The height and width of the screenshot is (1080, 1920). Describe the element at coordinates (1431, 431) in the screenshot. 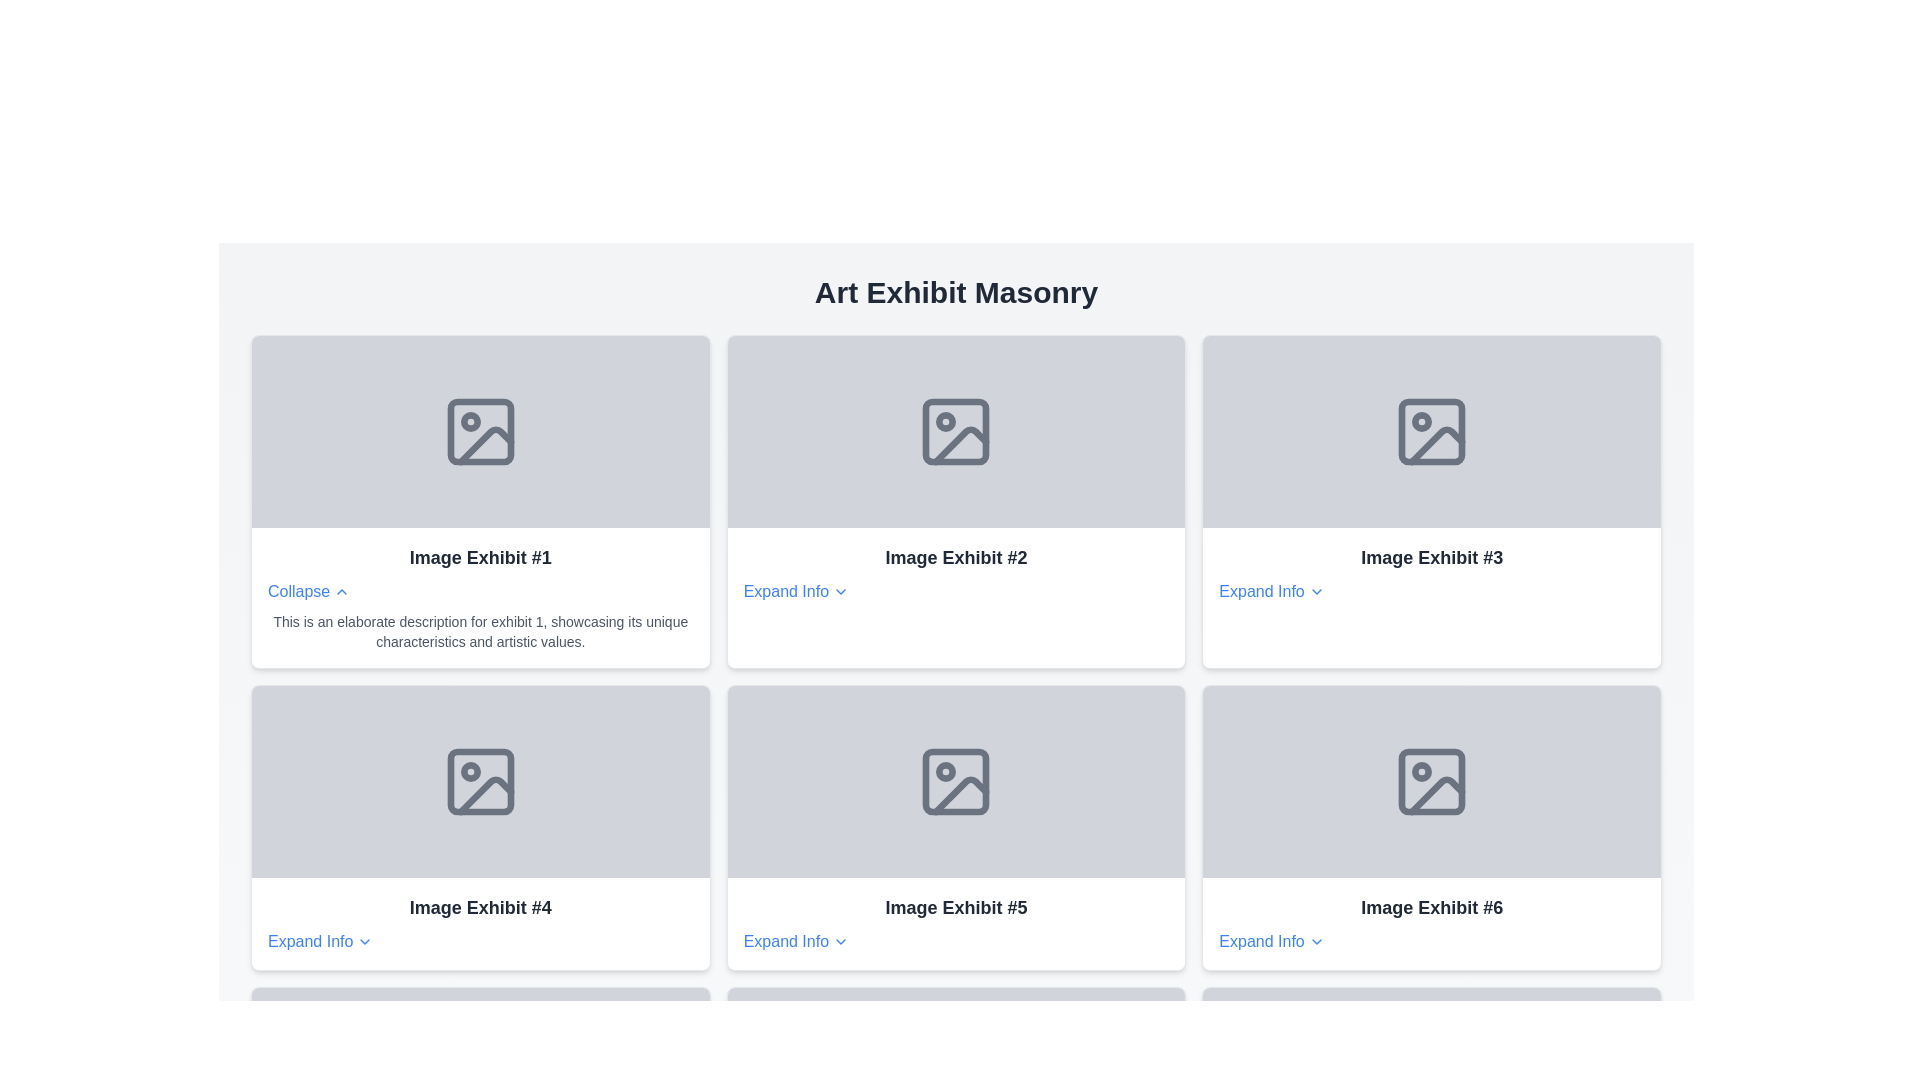

I see `the icon located in the top-right section of the card labeled 'Image Exhibit #3'` at that location.